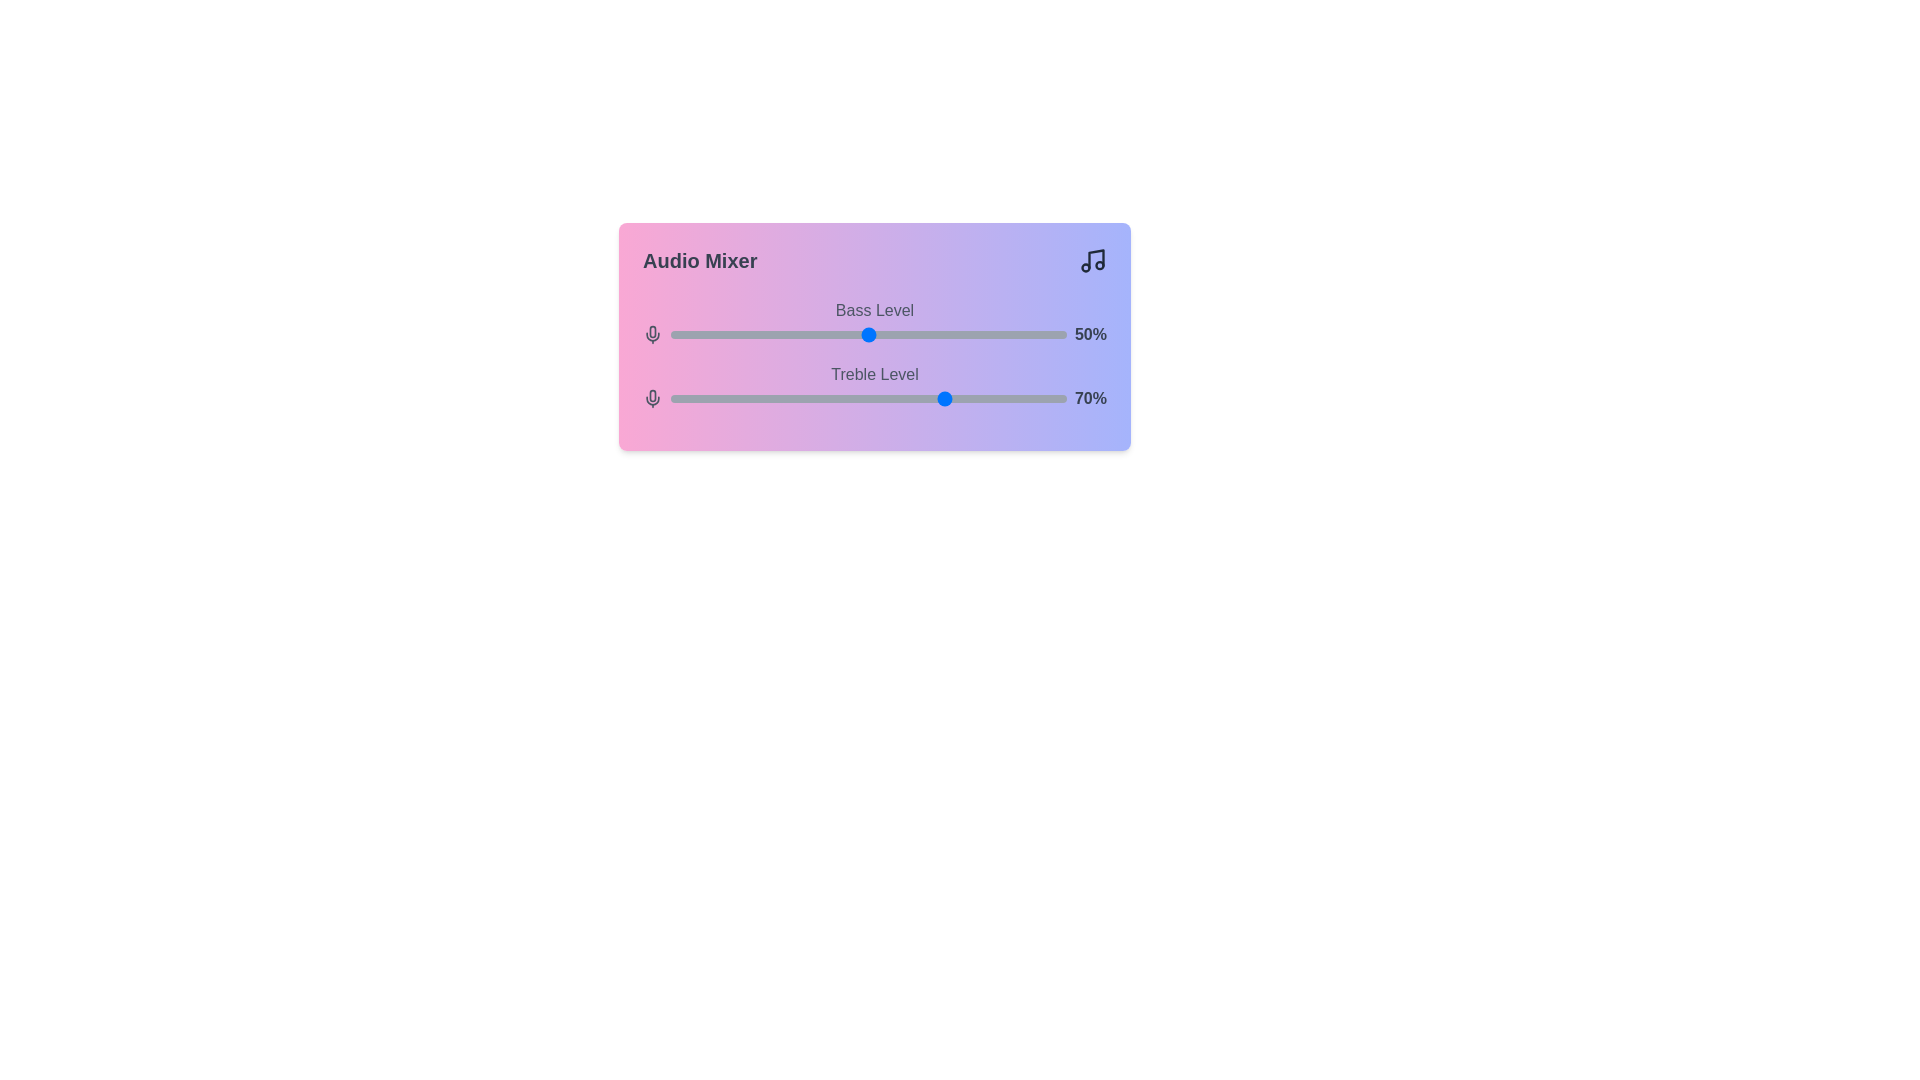  Describe the element at coordinates (671, 334) in the screenshot. I see `the 0 slider to 0%` at that location.